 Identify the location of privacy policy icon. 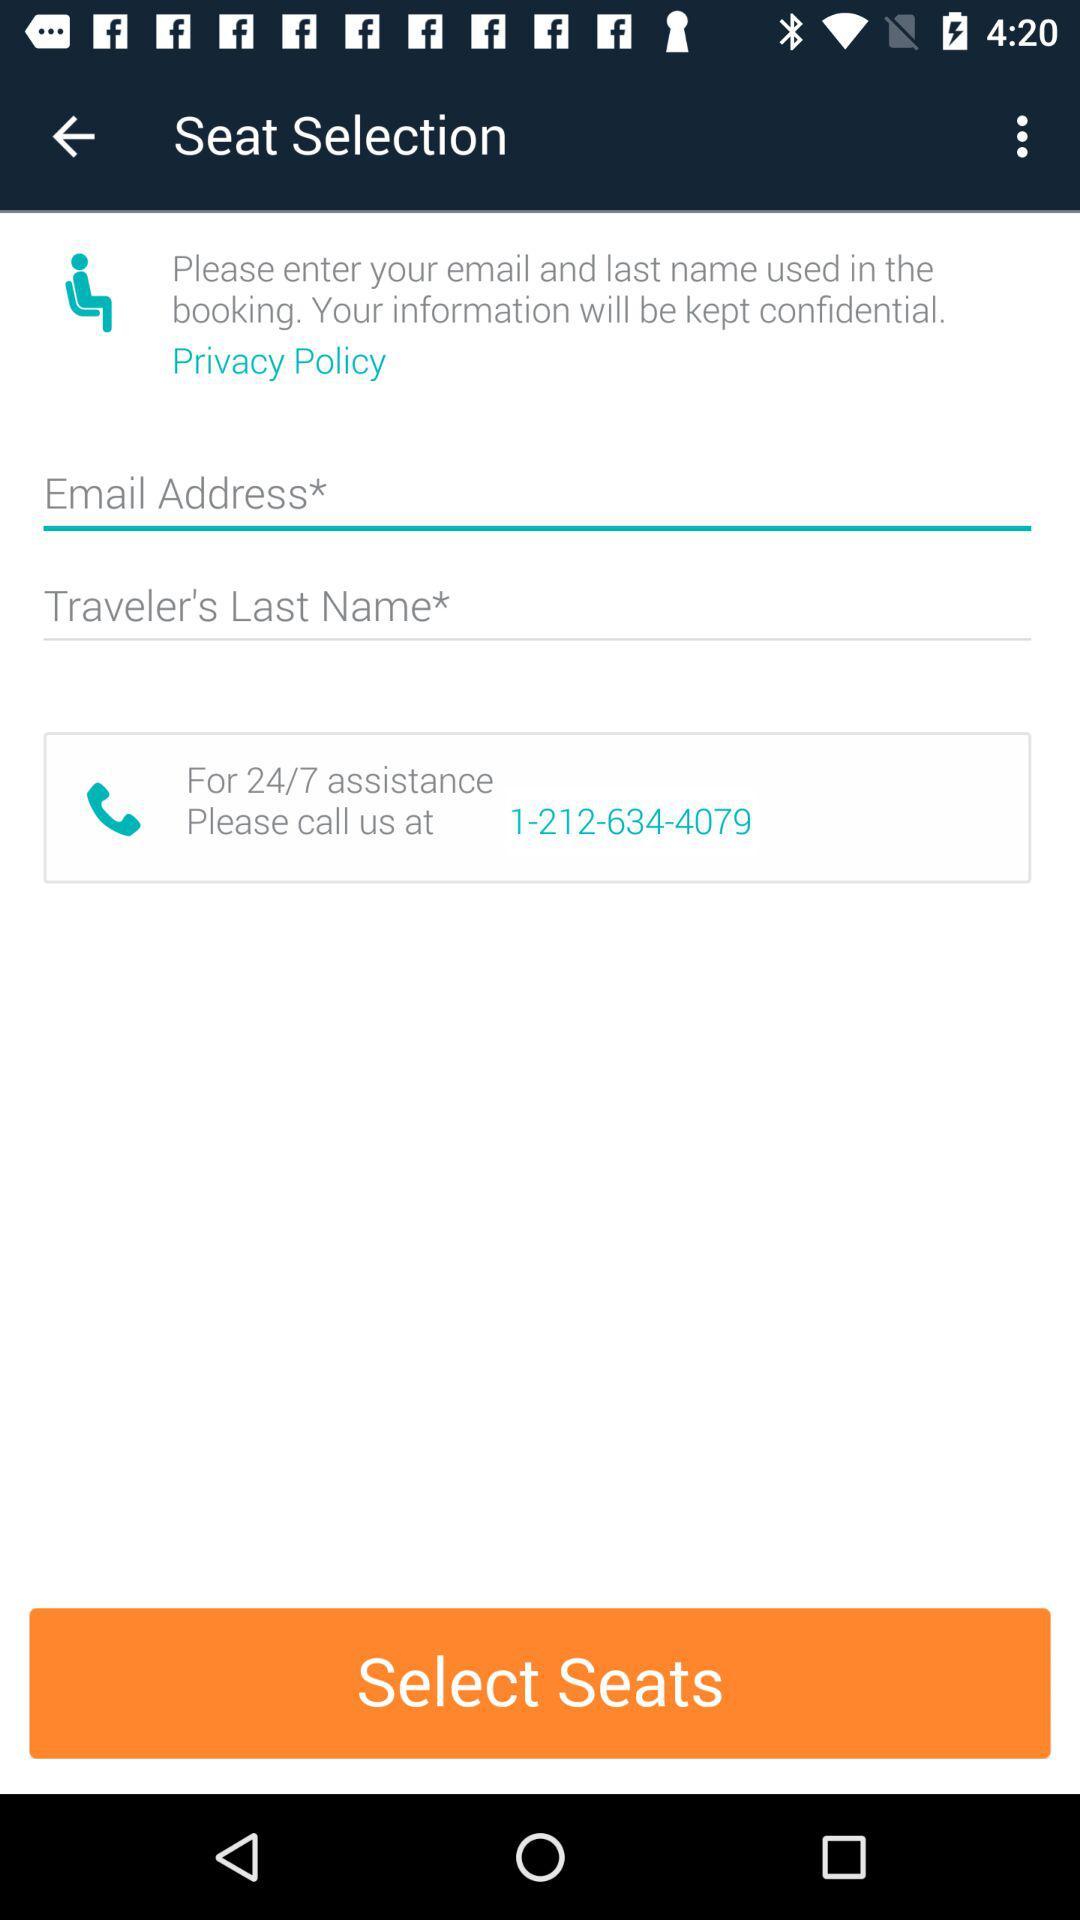
(283, 360).